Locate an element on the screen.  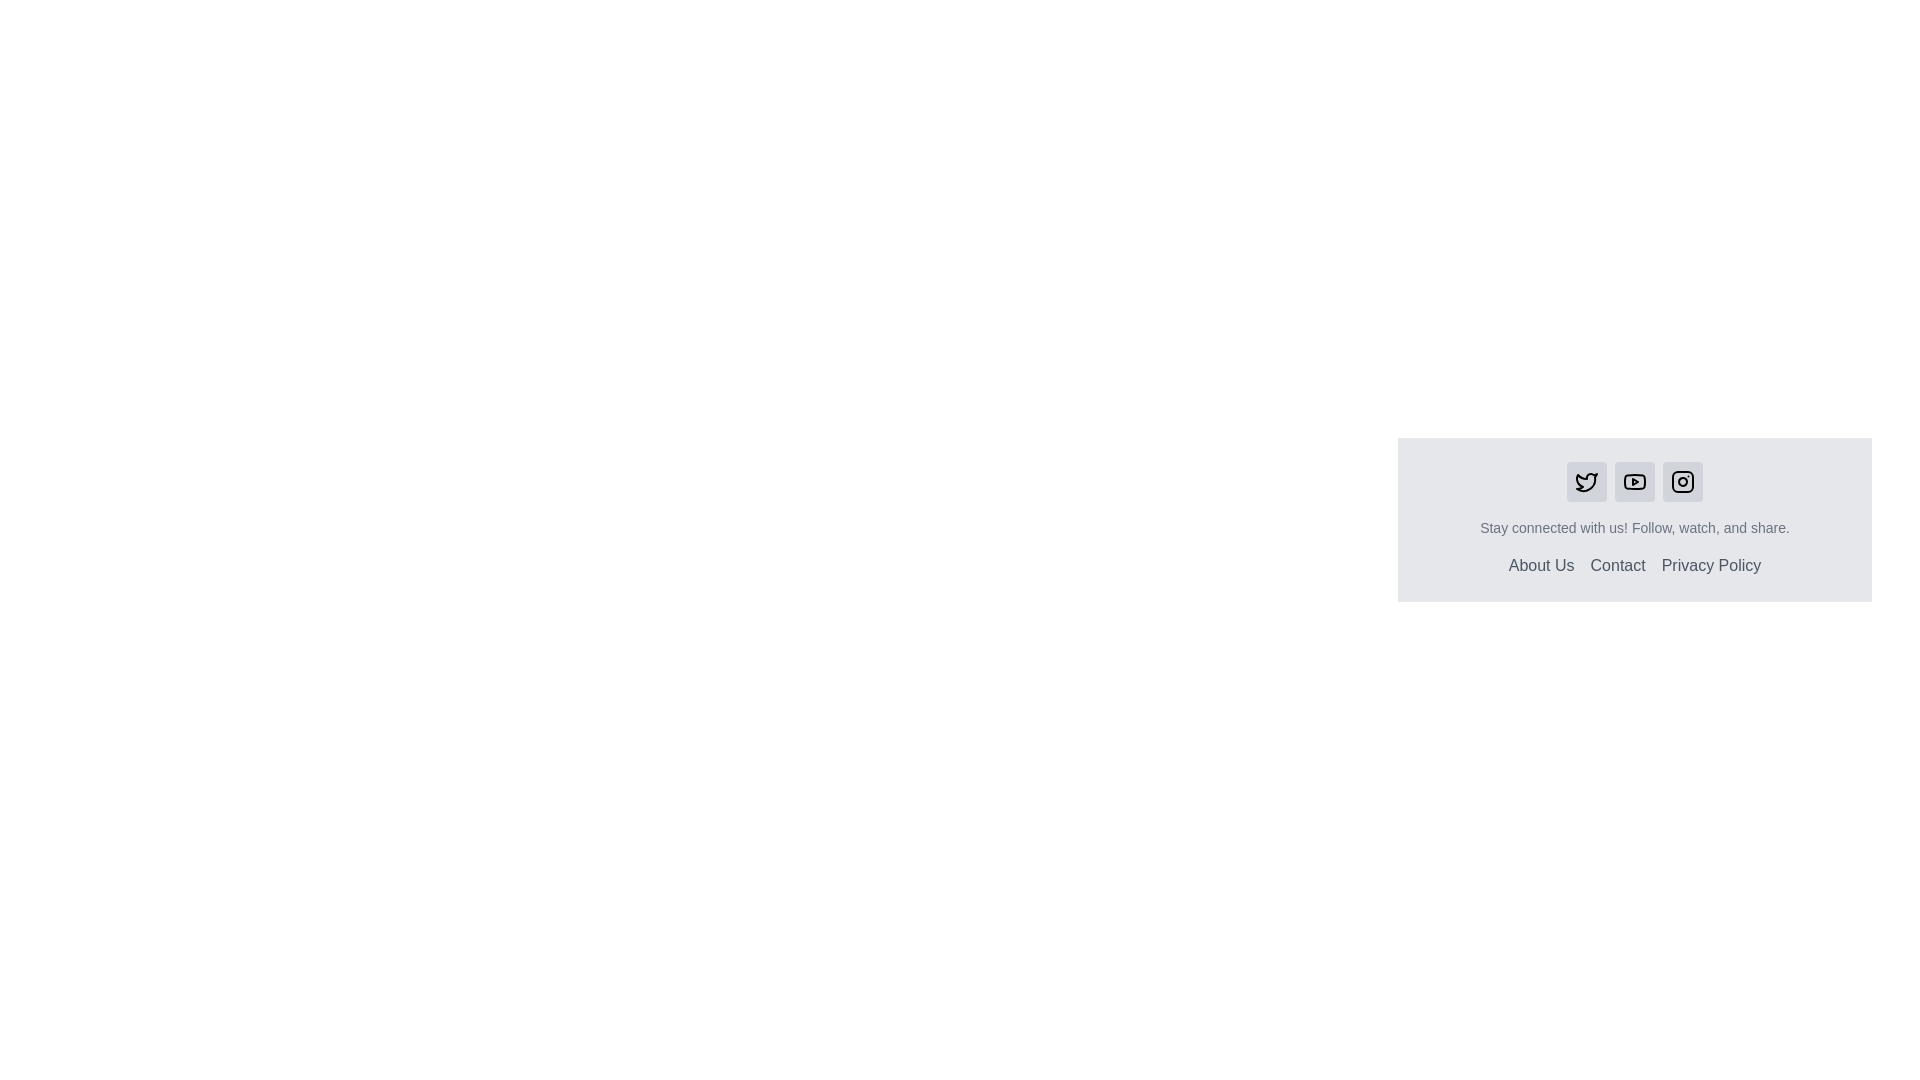
the Twitter logo icon, which is a bird silhouette located in the footer section on the far left of the icons row is located at coordinates (1586, 482).